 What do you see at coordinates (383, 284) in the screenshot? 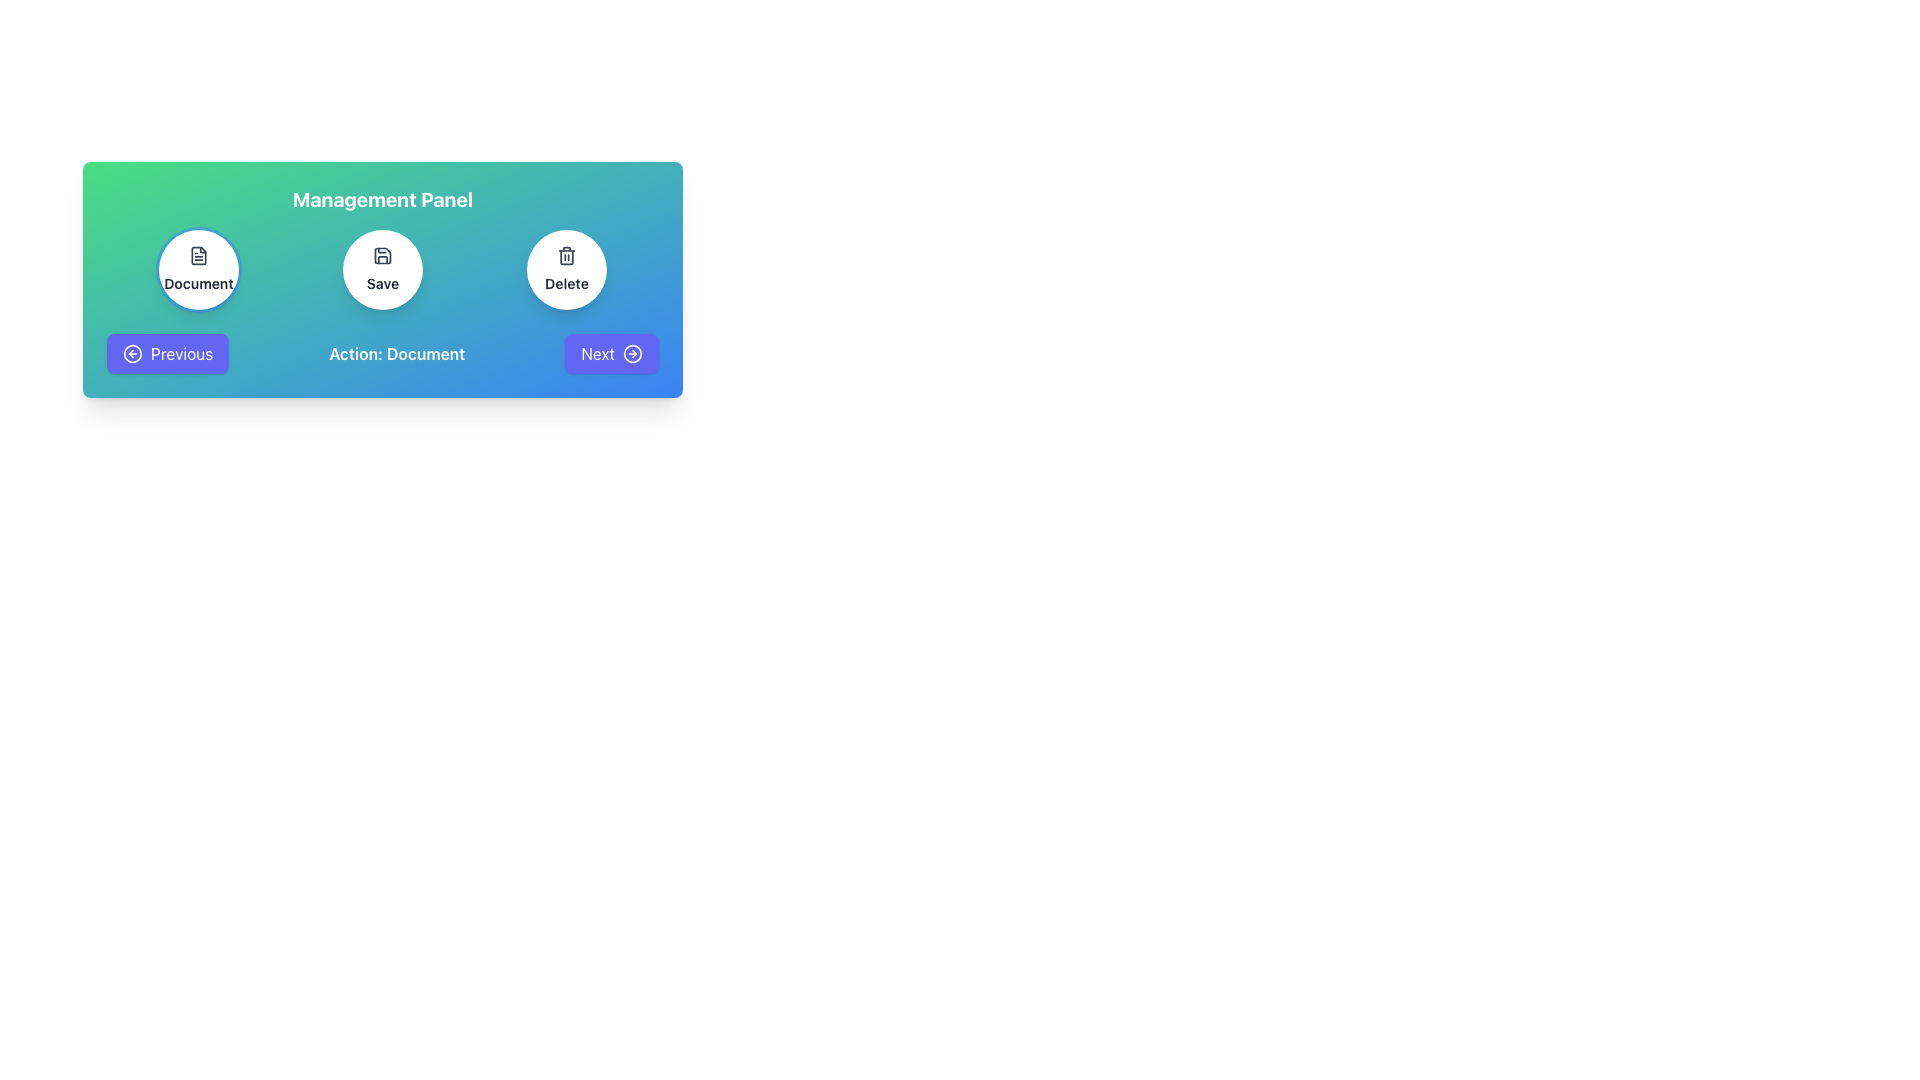
I see `the 'Save' text label, which is displayed in a bold, black font and located at the center-bottom of a circular button in the control panel` at bounding box center [383, 284].